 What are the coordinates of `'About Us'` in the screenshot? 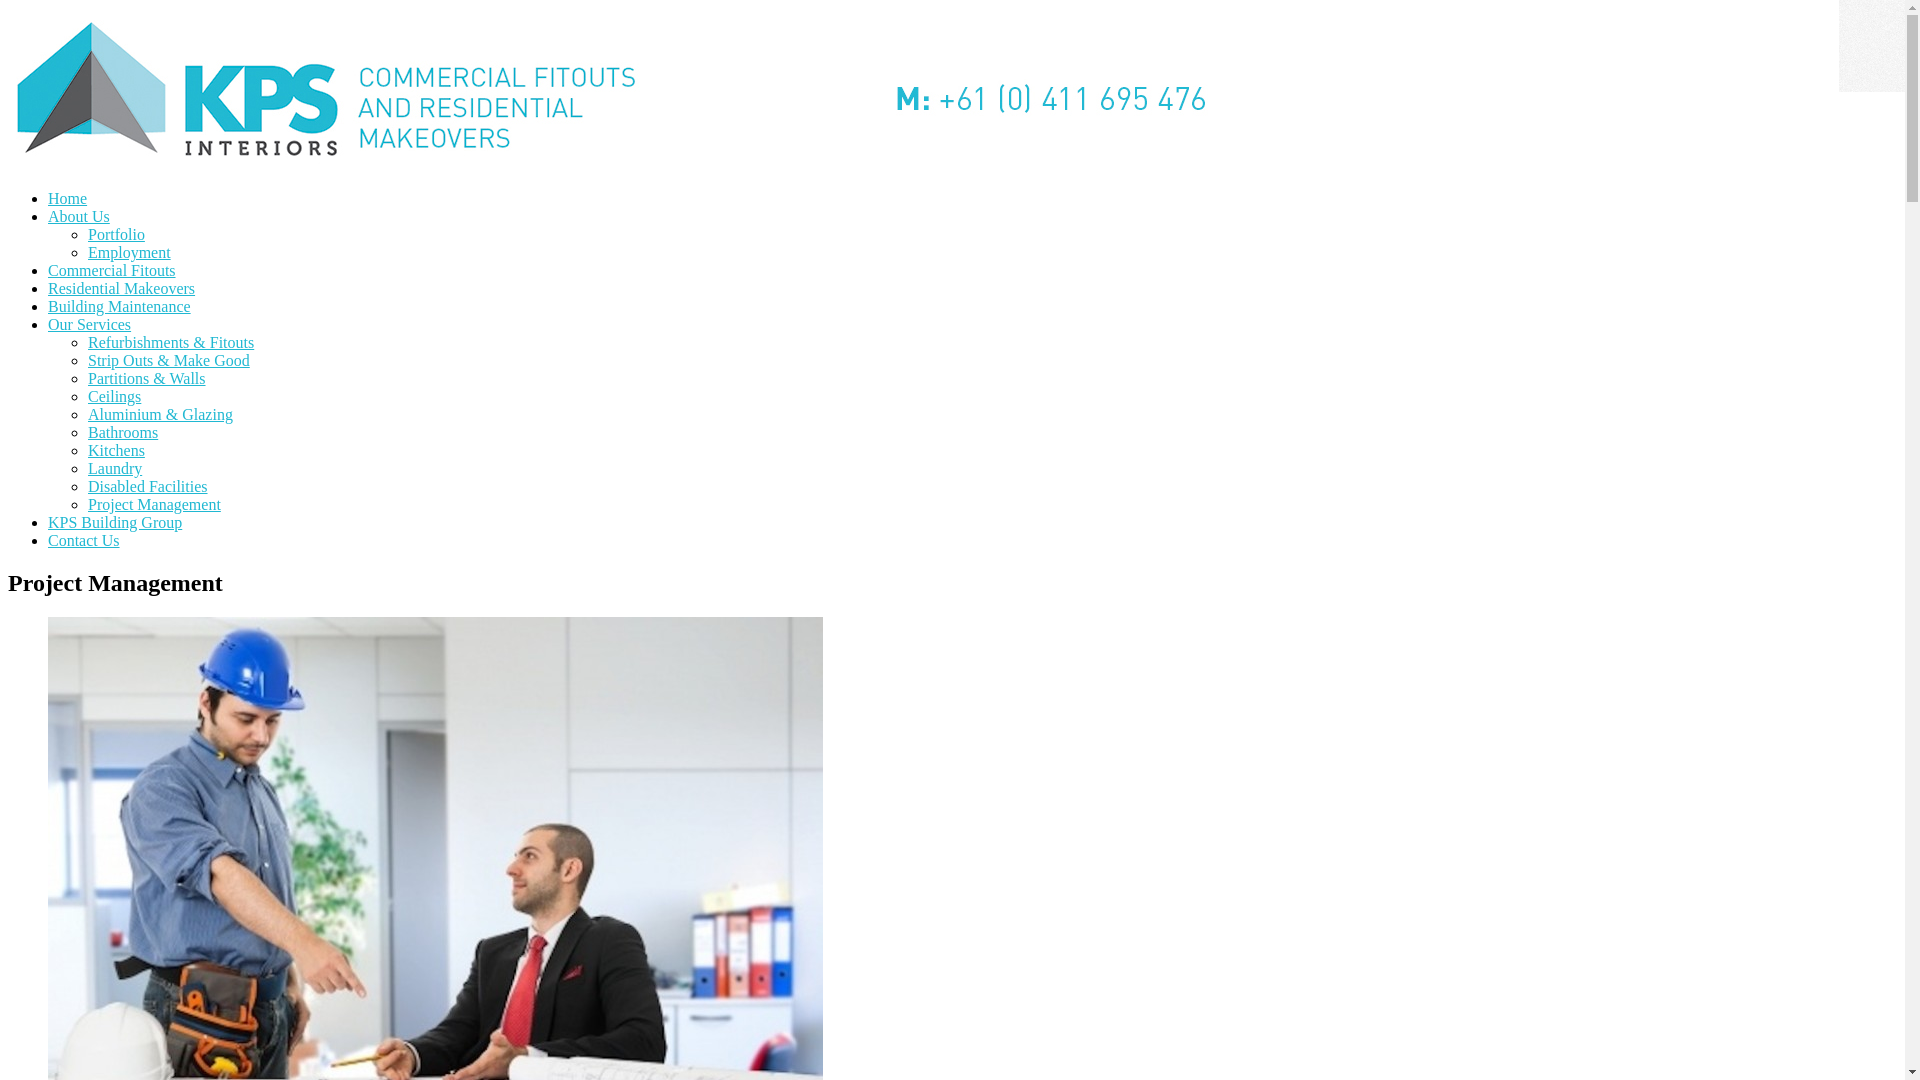 It's located at (78, 216).